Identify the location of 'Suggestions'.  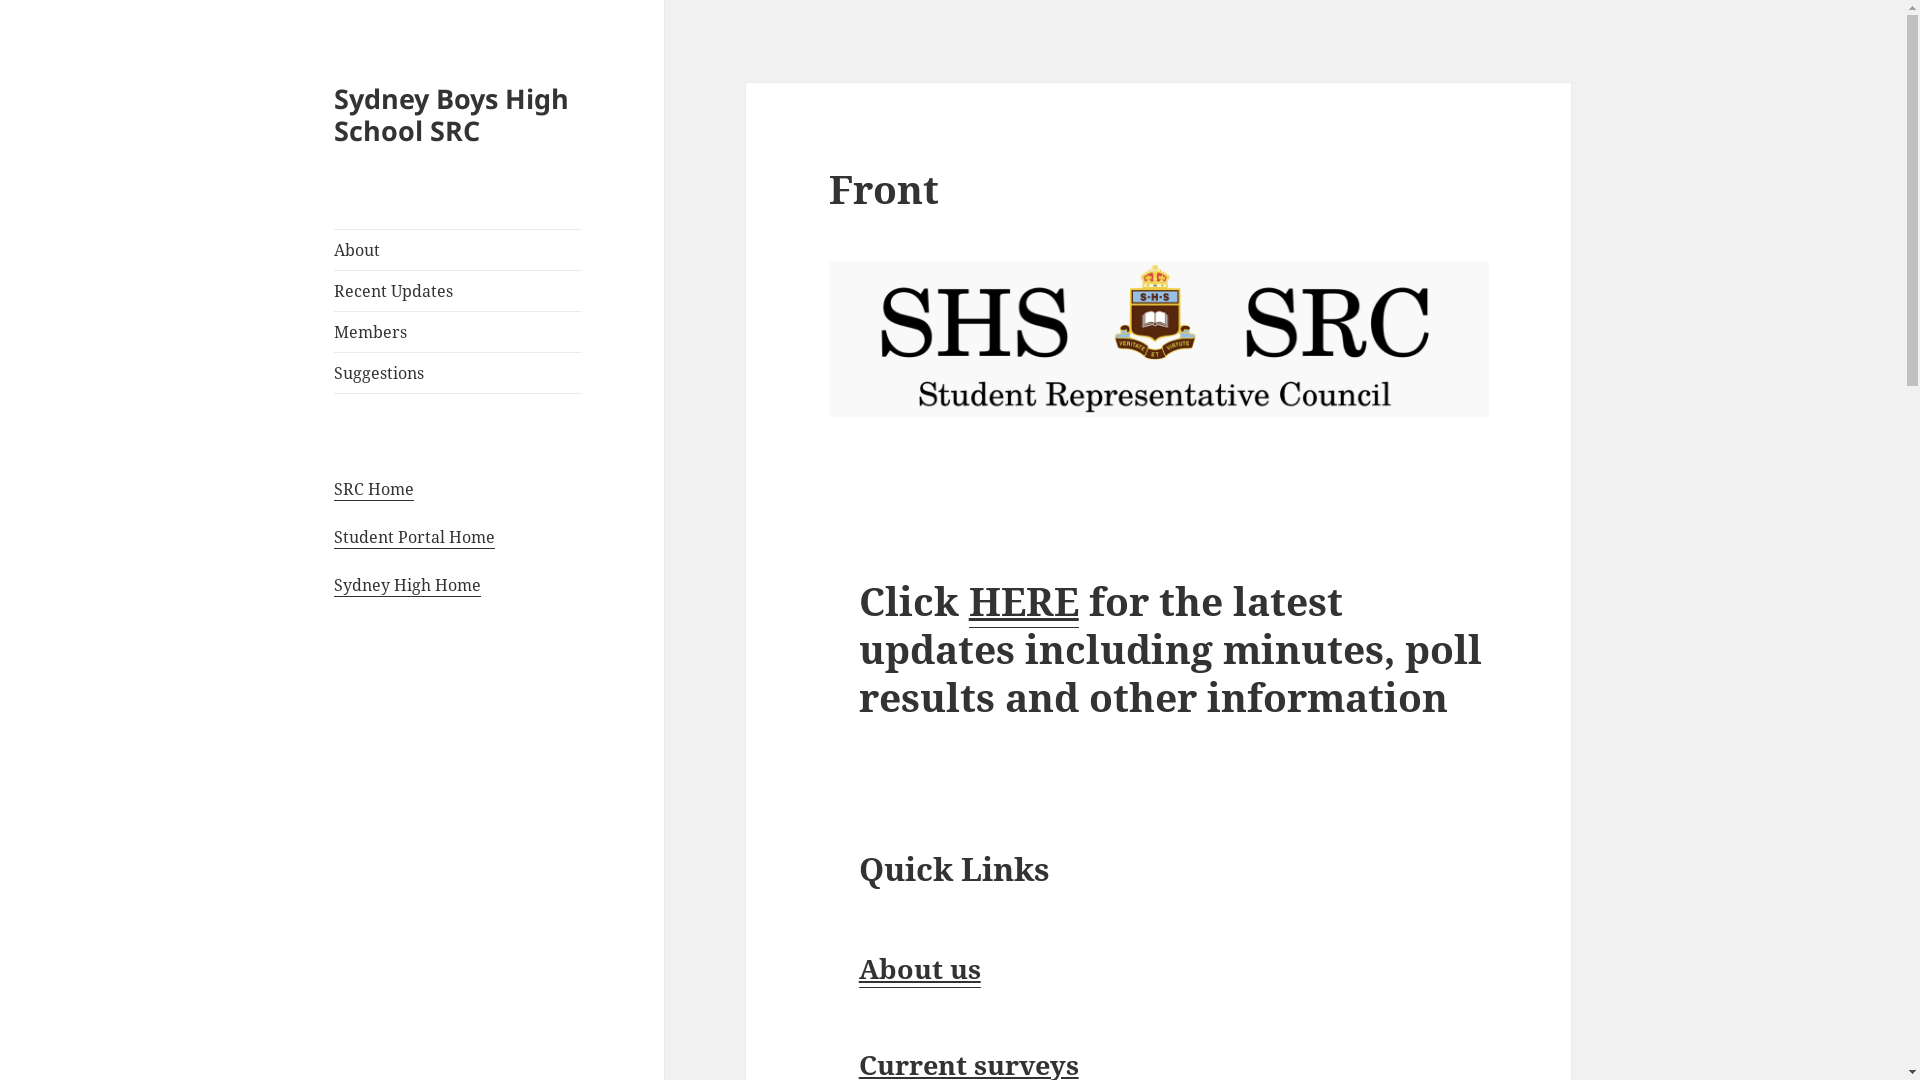
(456, 373).